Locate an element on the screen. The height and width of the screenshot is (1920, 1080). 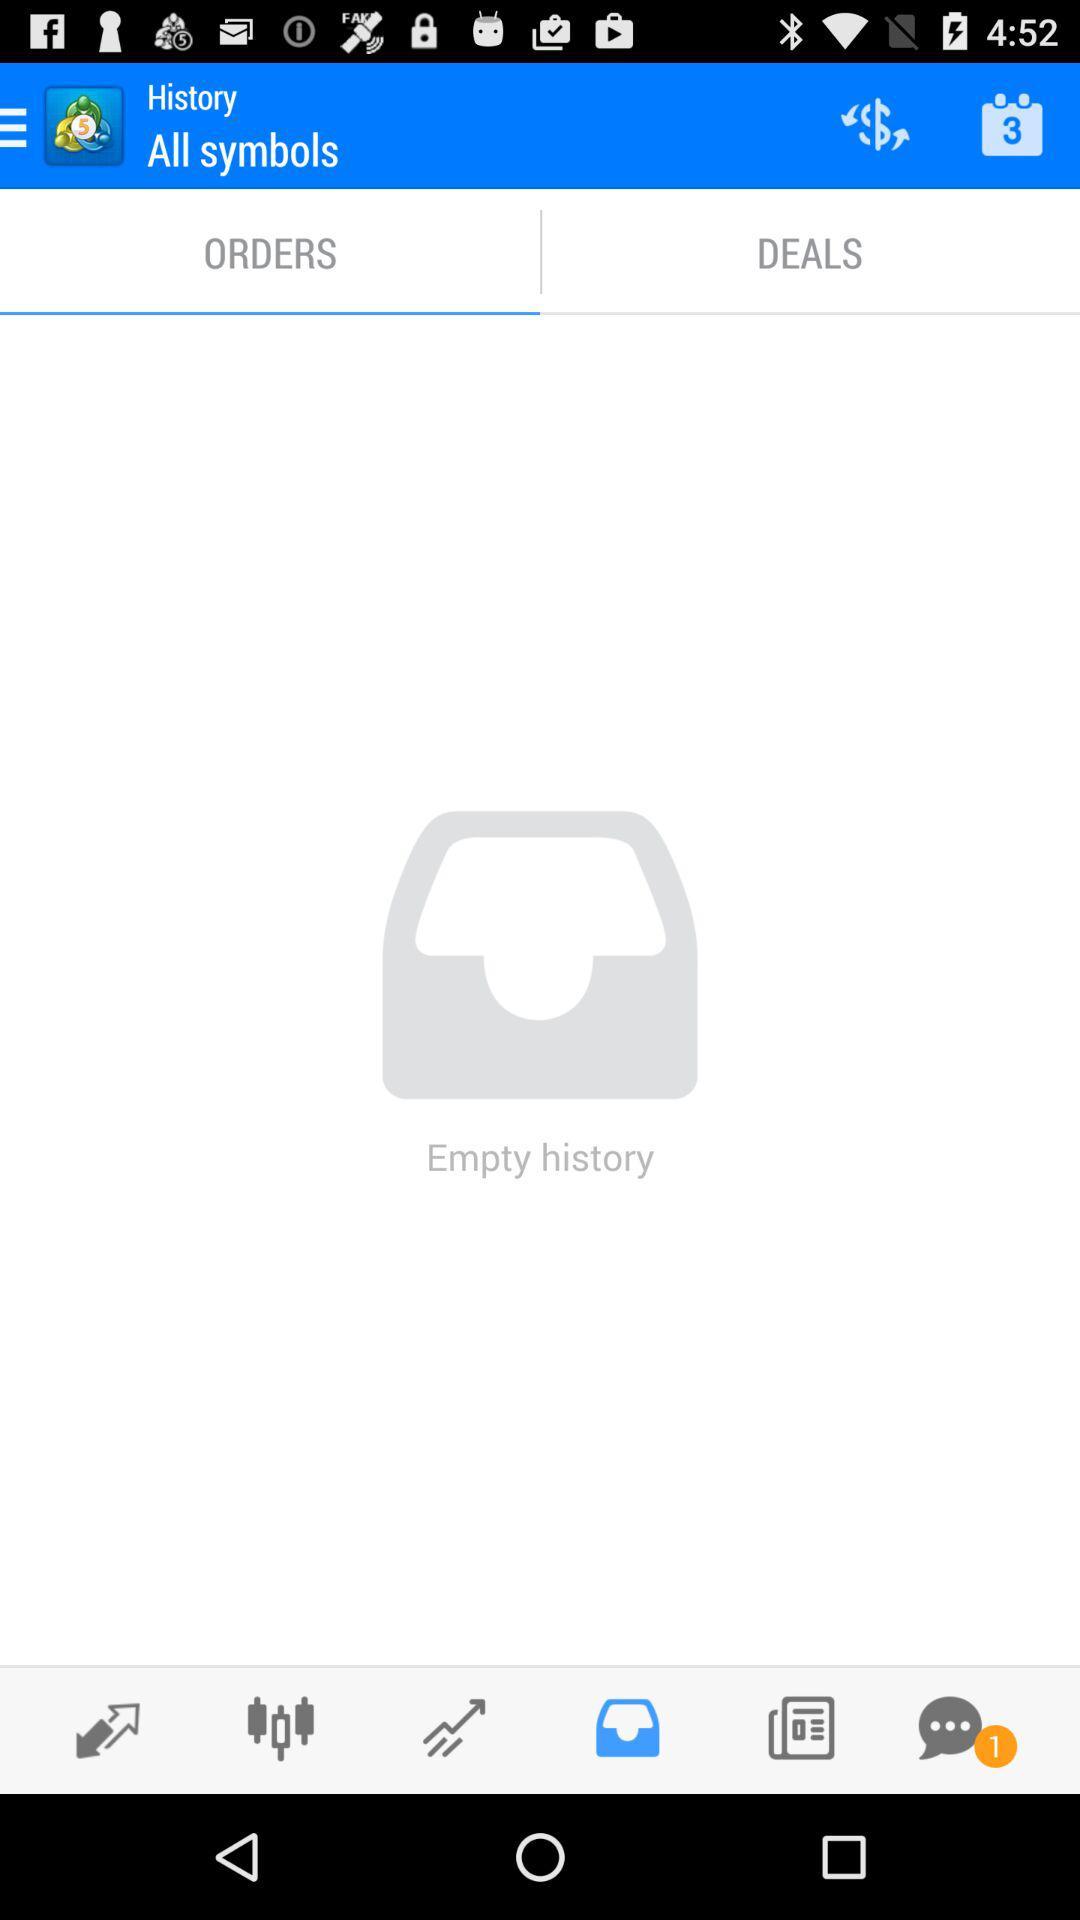
the deals icon is located at coordinates (810, 251).